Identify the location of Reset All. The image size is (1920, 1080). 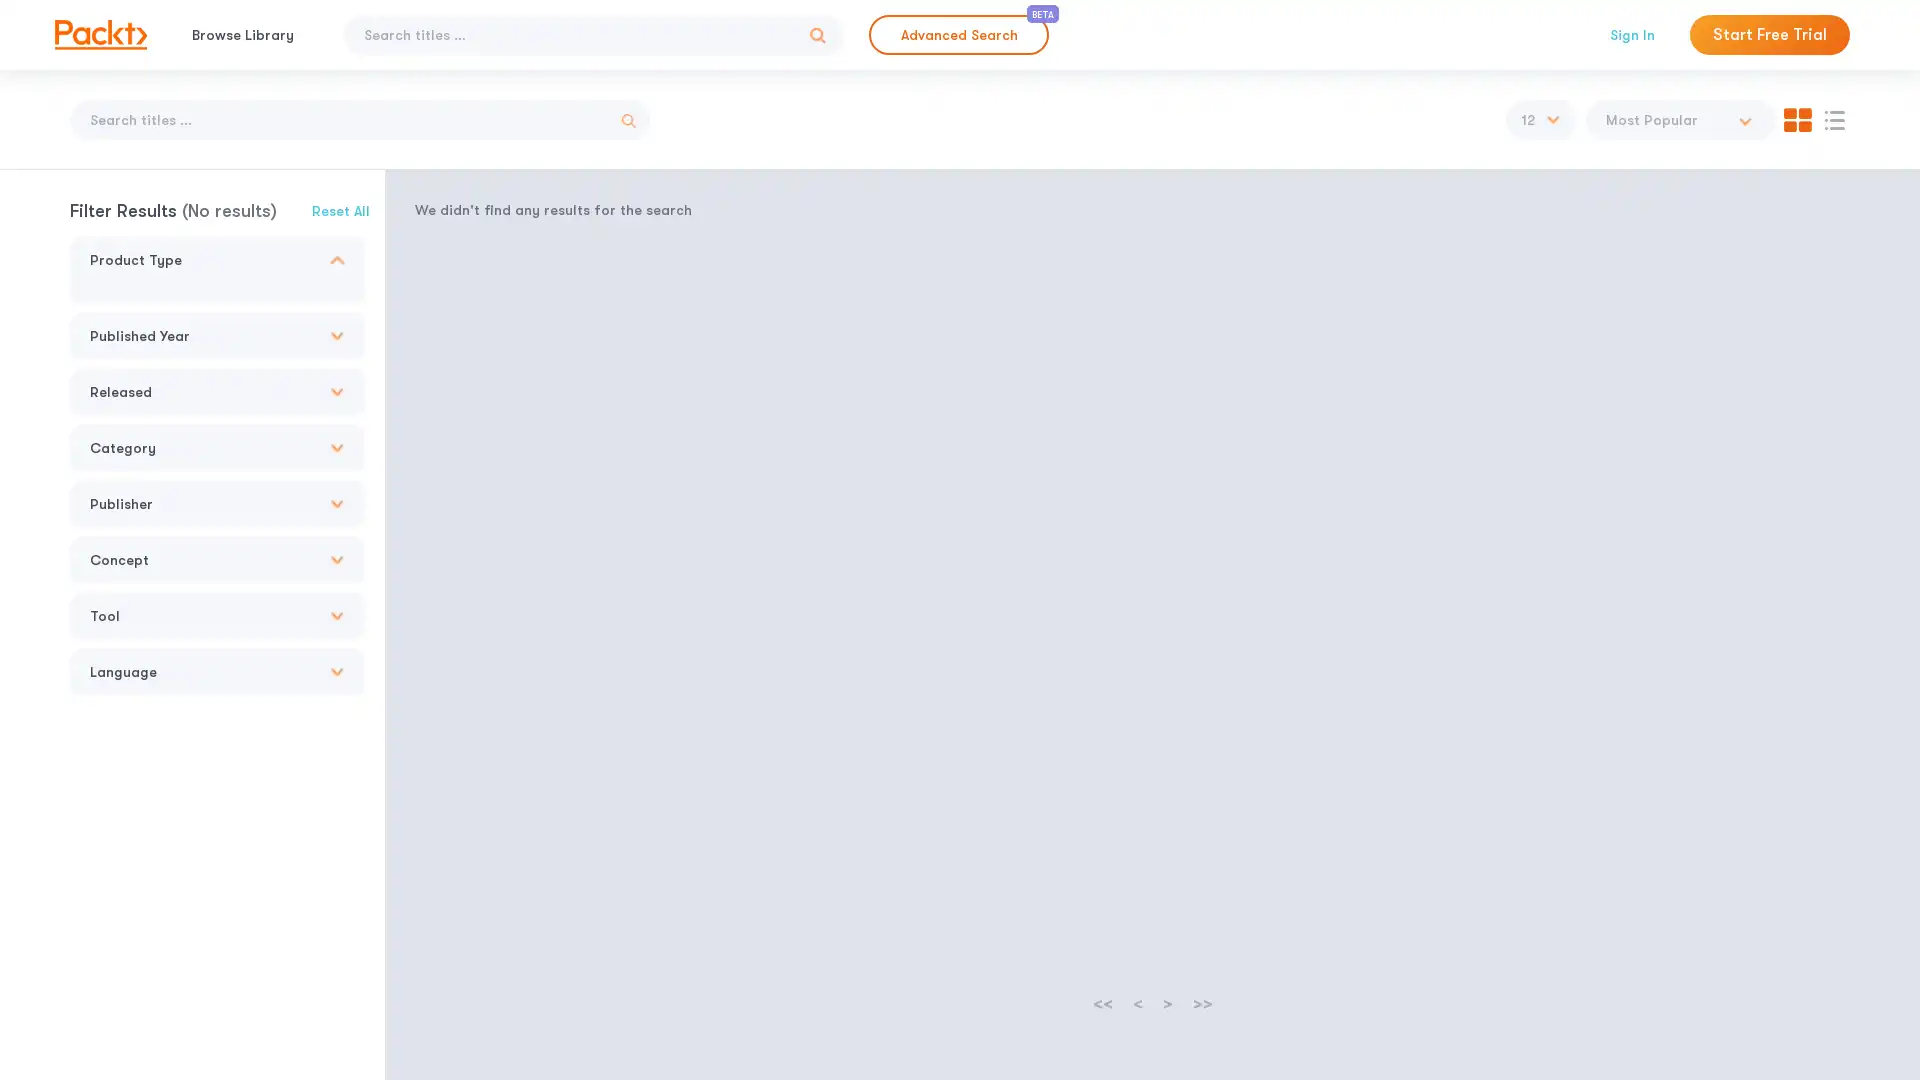
(340, 211).